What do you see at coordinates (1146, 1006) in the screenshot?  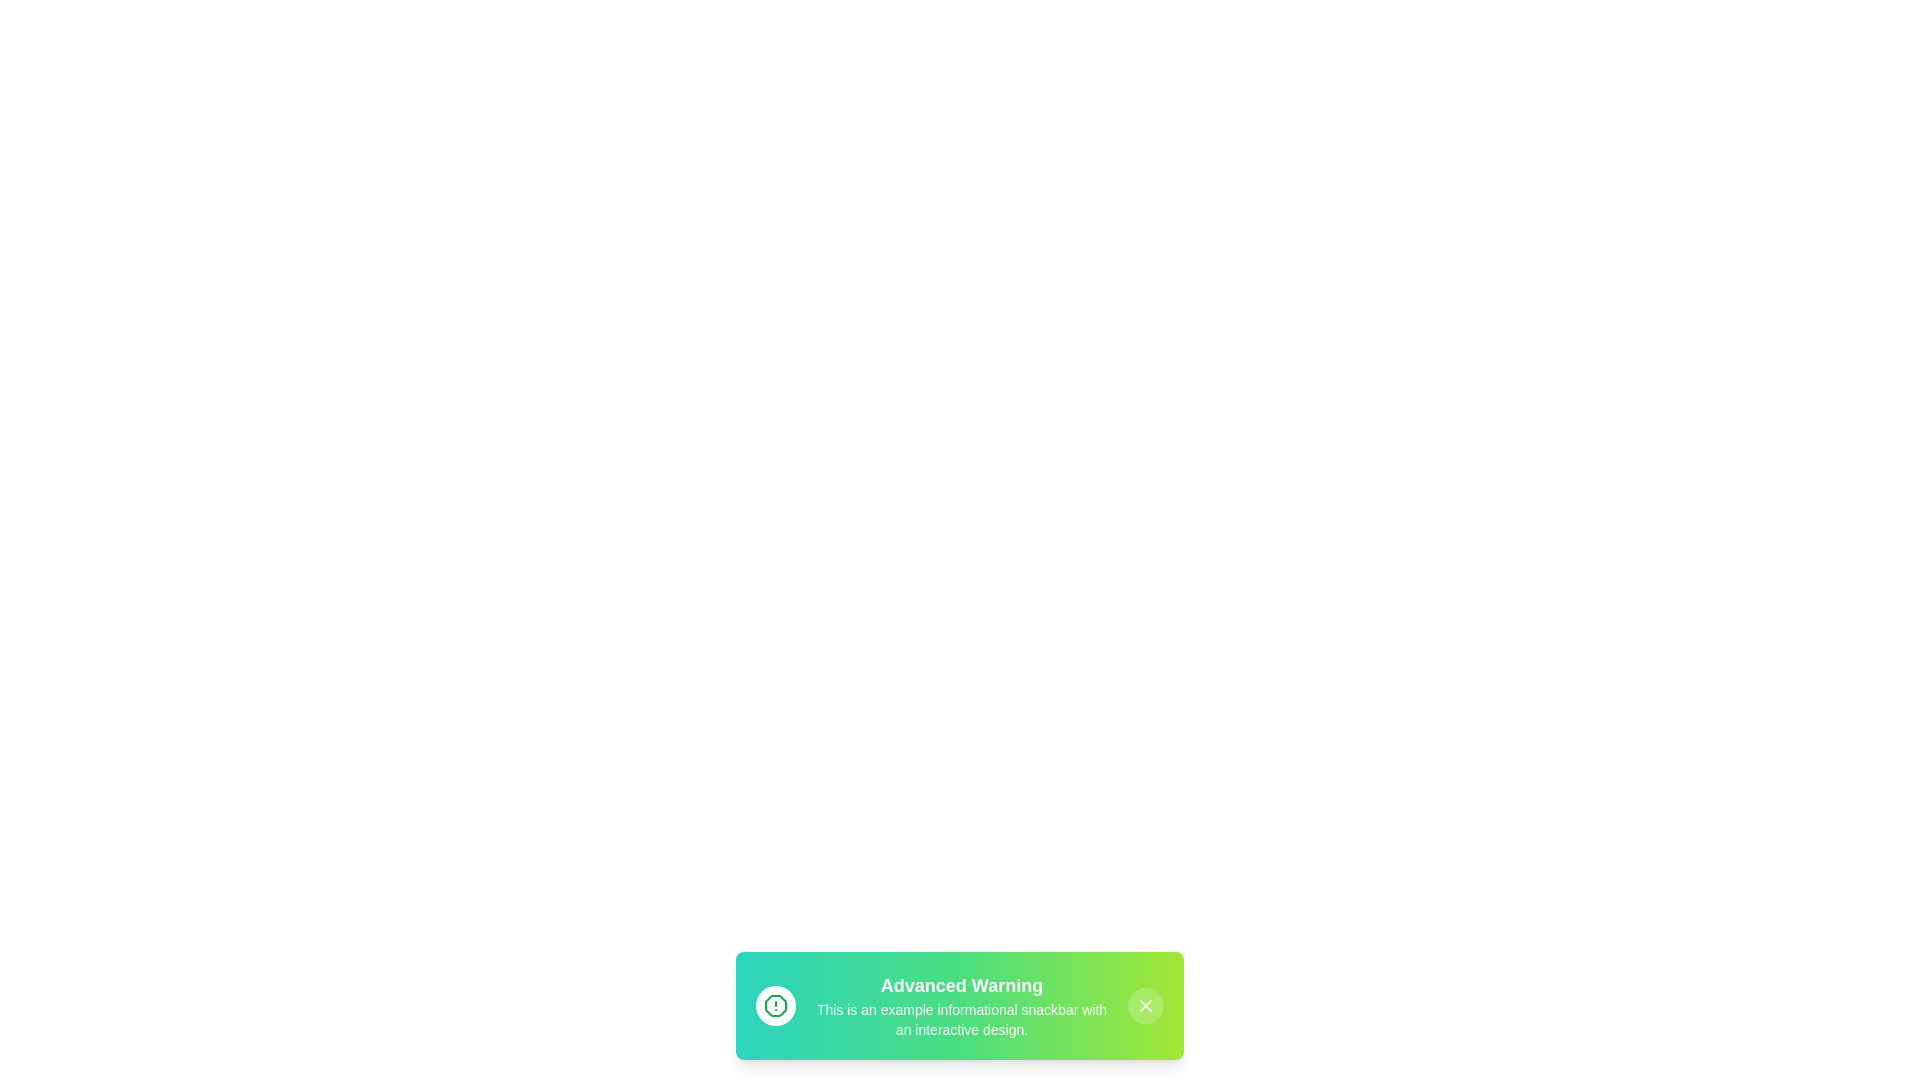 I see `the close button of the snackbar to dismiss it` at bounding box center [1146, 1006].